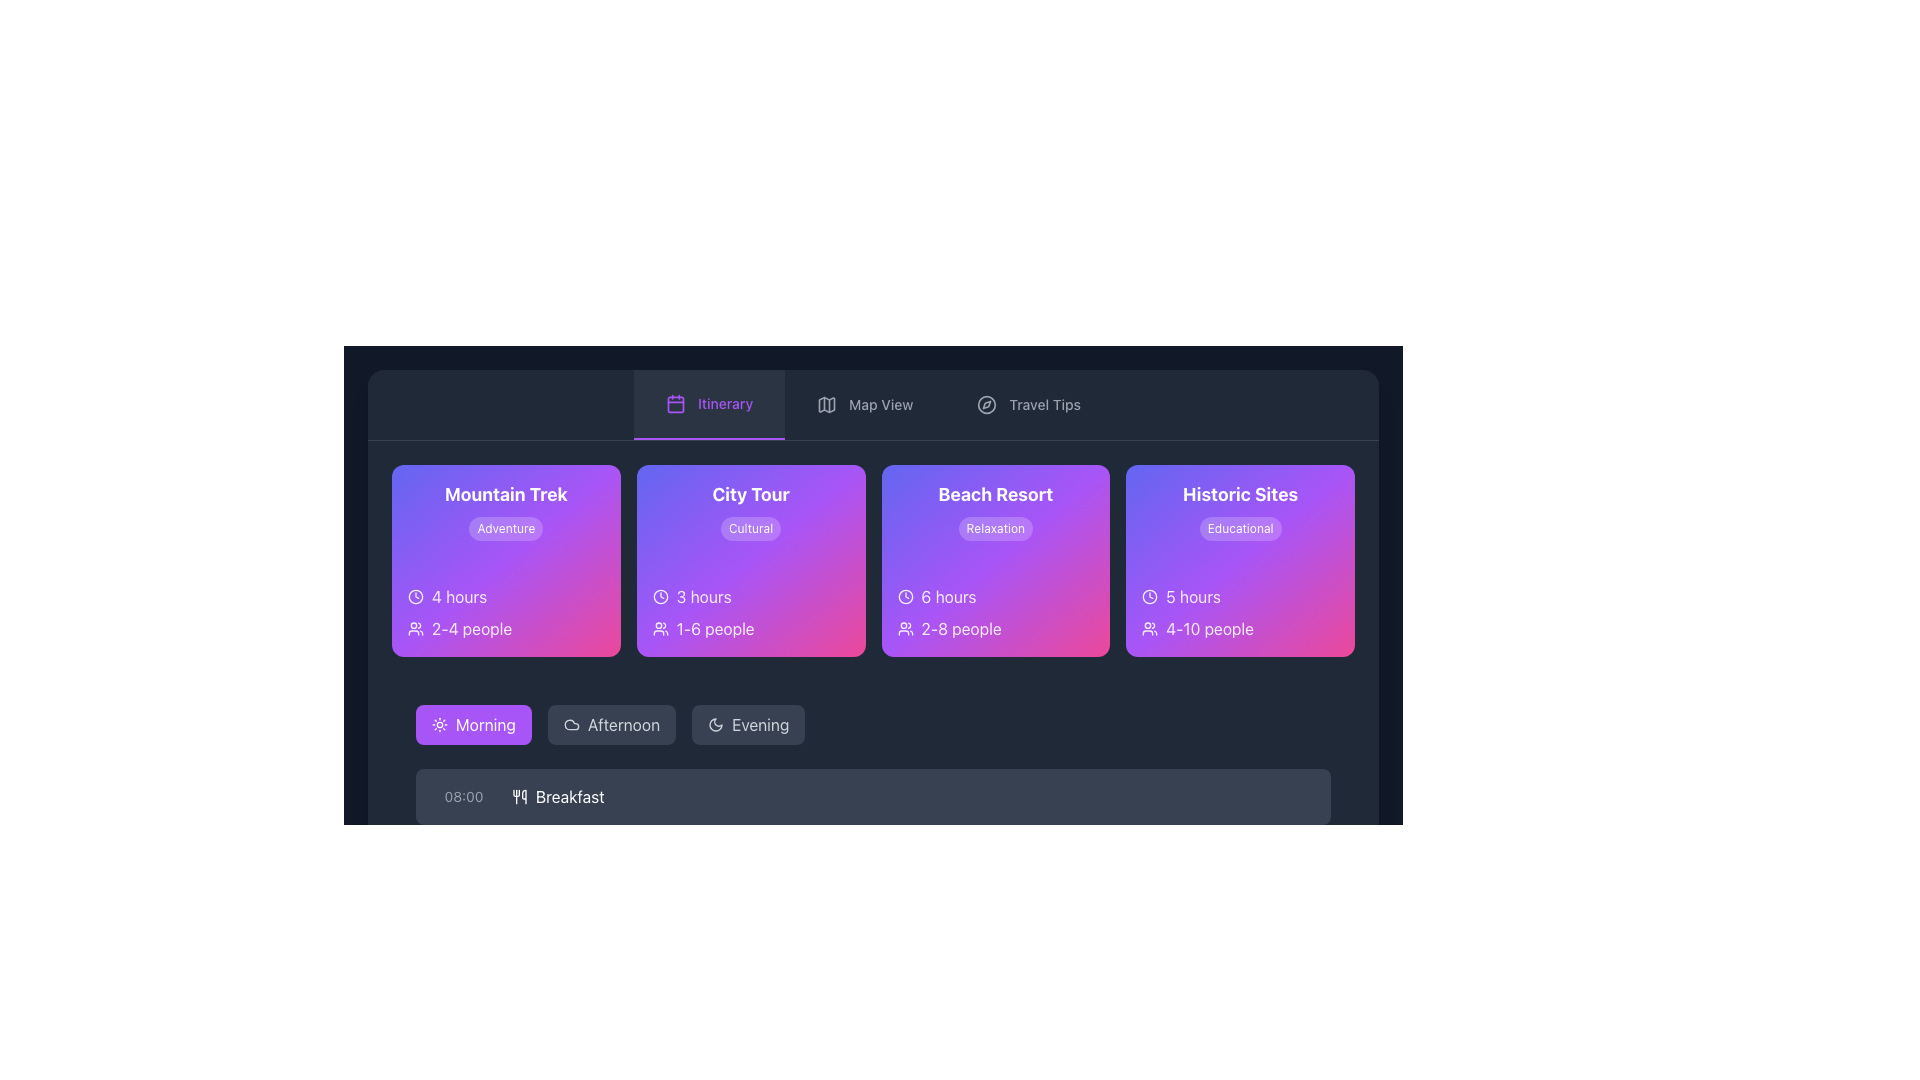 This screenshot has height=1080, width=1920. Describe the element at coordinates (1239, 509) in the screenshot. I see `the 'Historic Sites' text and badge descriptor element, which features bold white text and a smaller badge-style text 'Educational' within a rounded rectangle, located in the last card of a horizontally arranged set of cards` at that location.